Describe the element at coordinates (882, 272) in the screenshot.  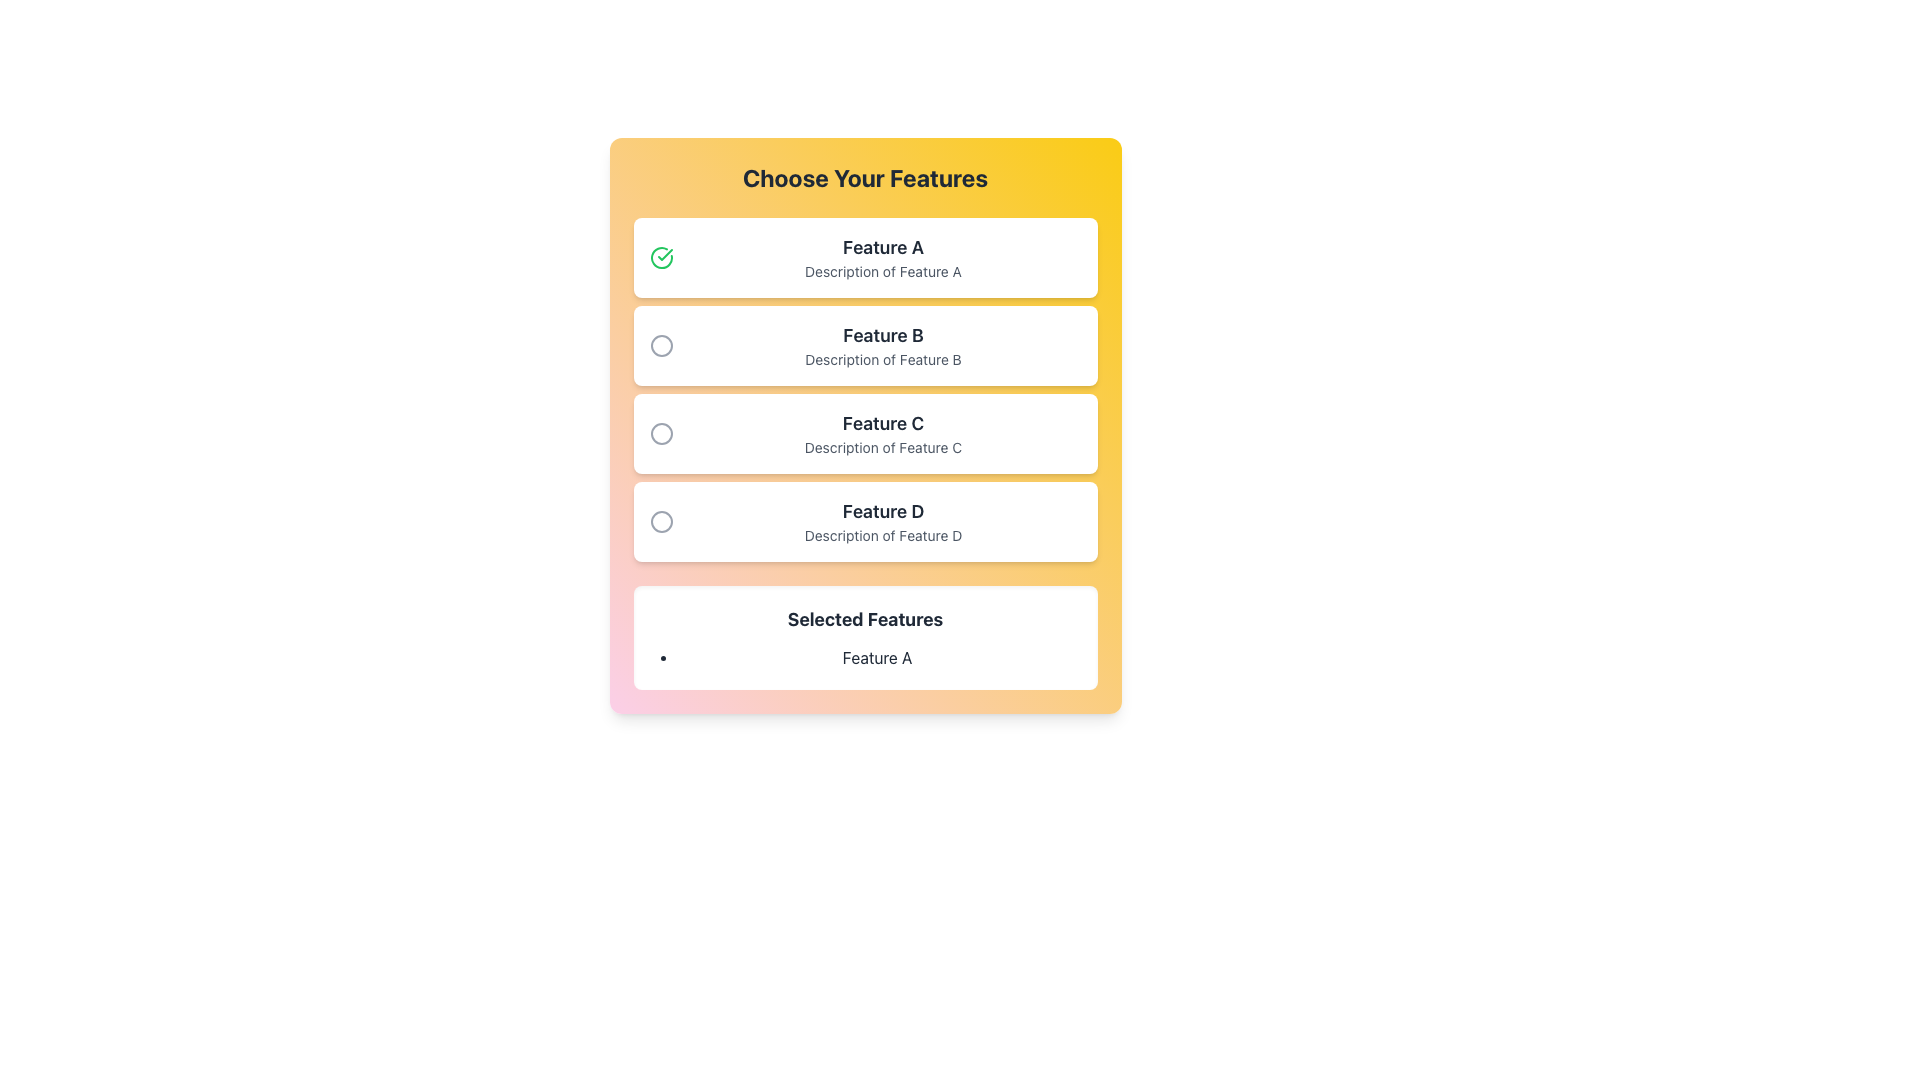
I see `text label displaying 'Description of Feature A' located below the heading 'Feature A' in the first card of a vertical list of selectable options` at that location.